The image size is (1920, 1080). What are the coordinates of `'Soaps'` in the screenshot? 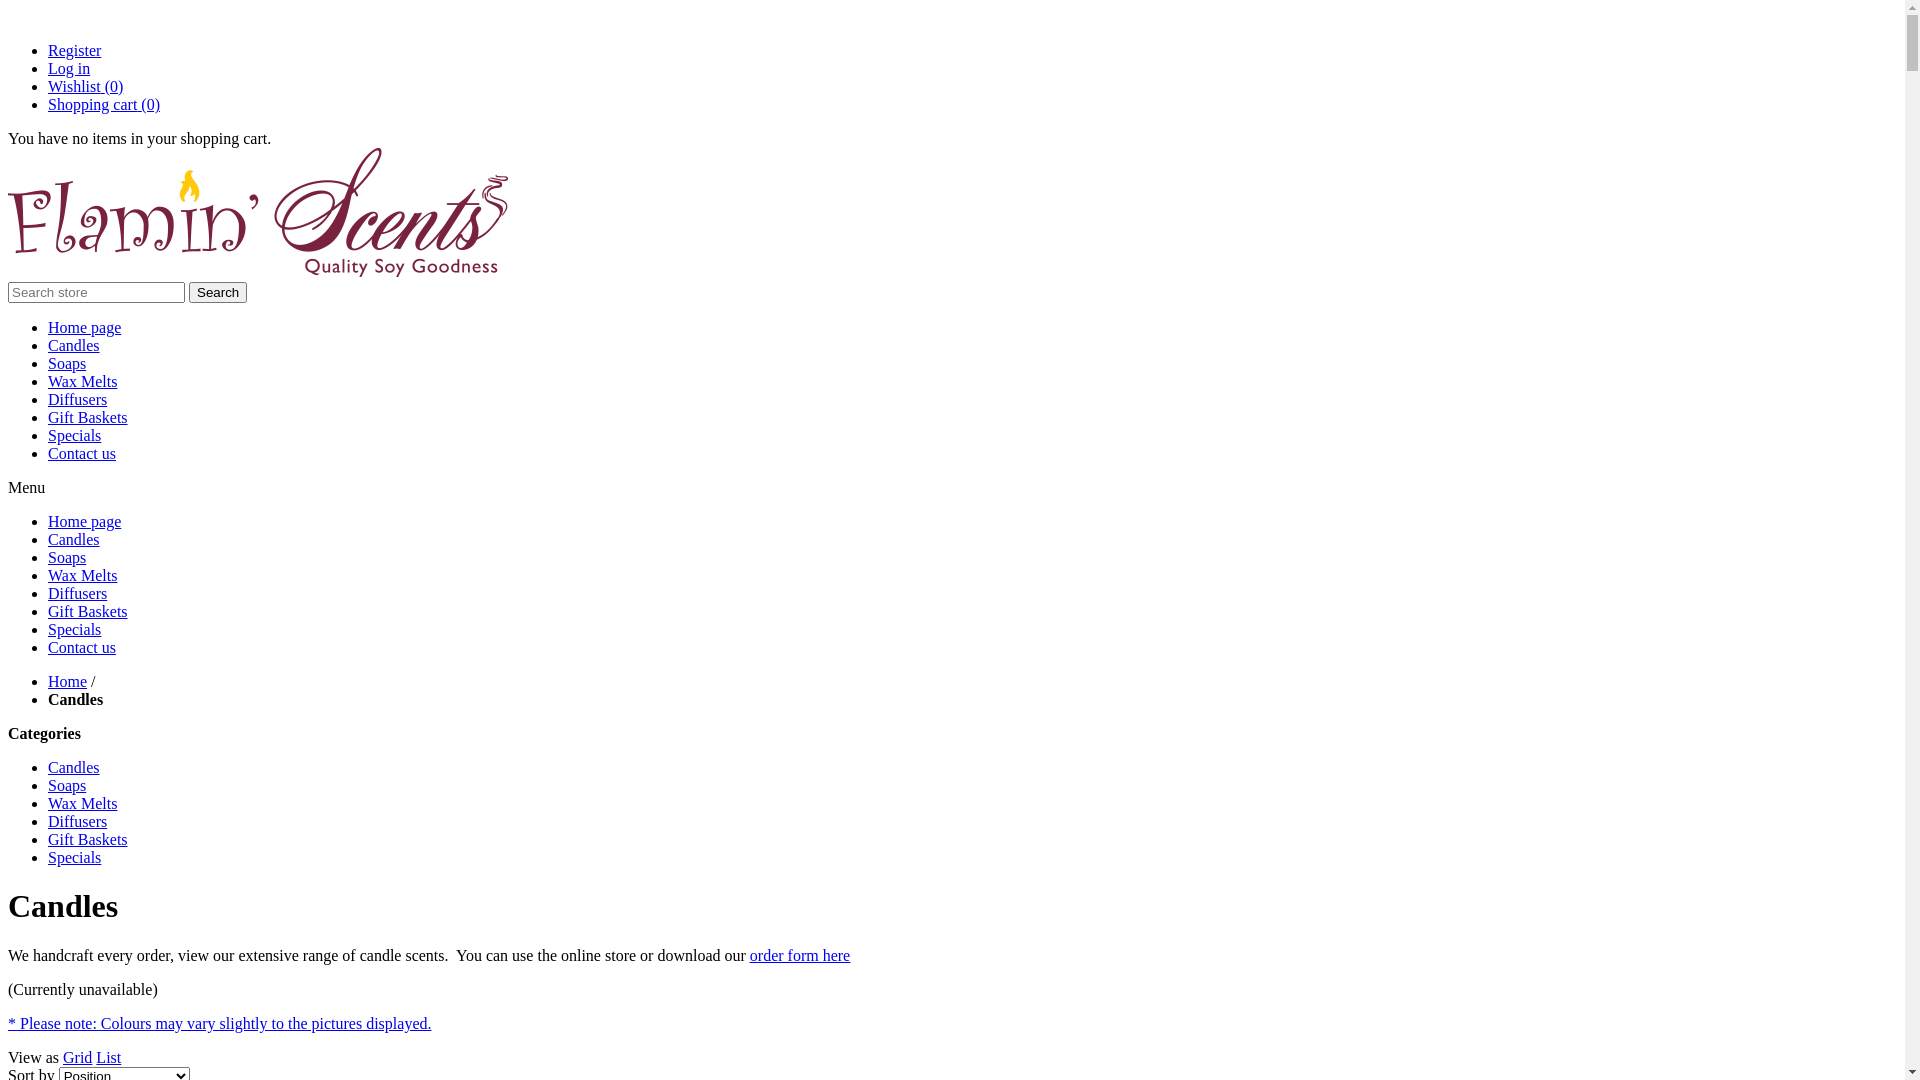 It's located at (67, 363).